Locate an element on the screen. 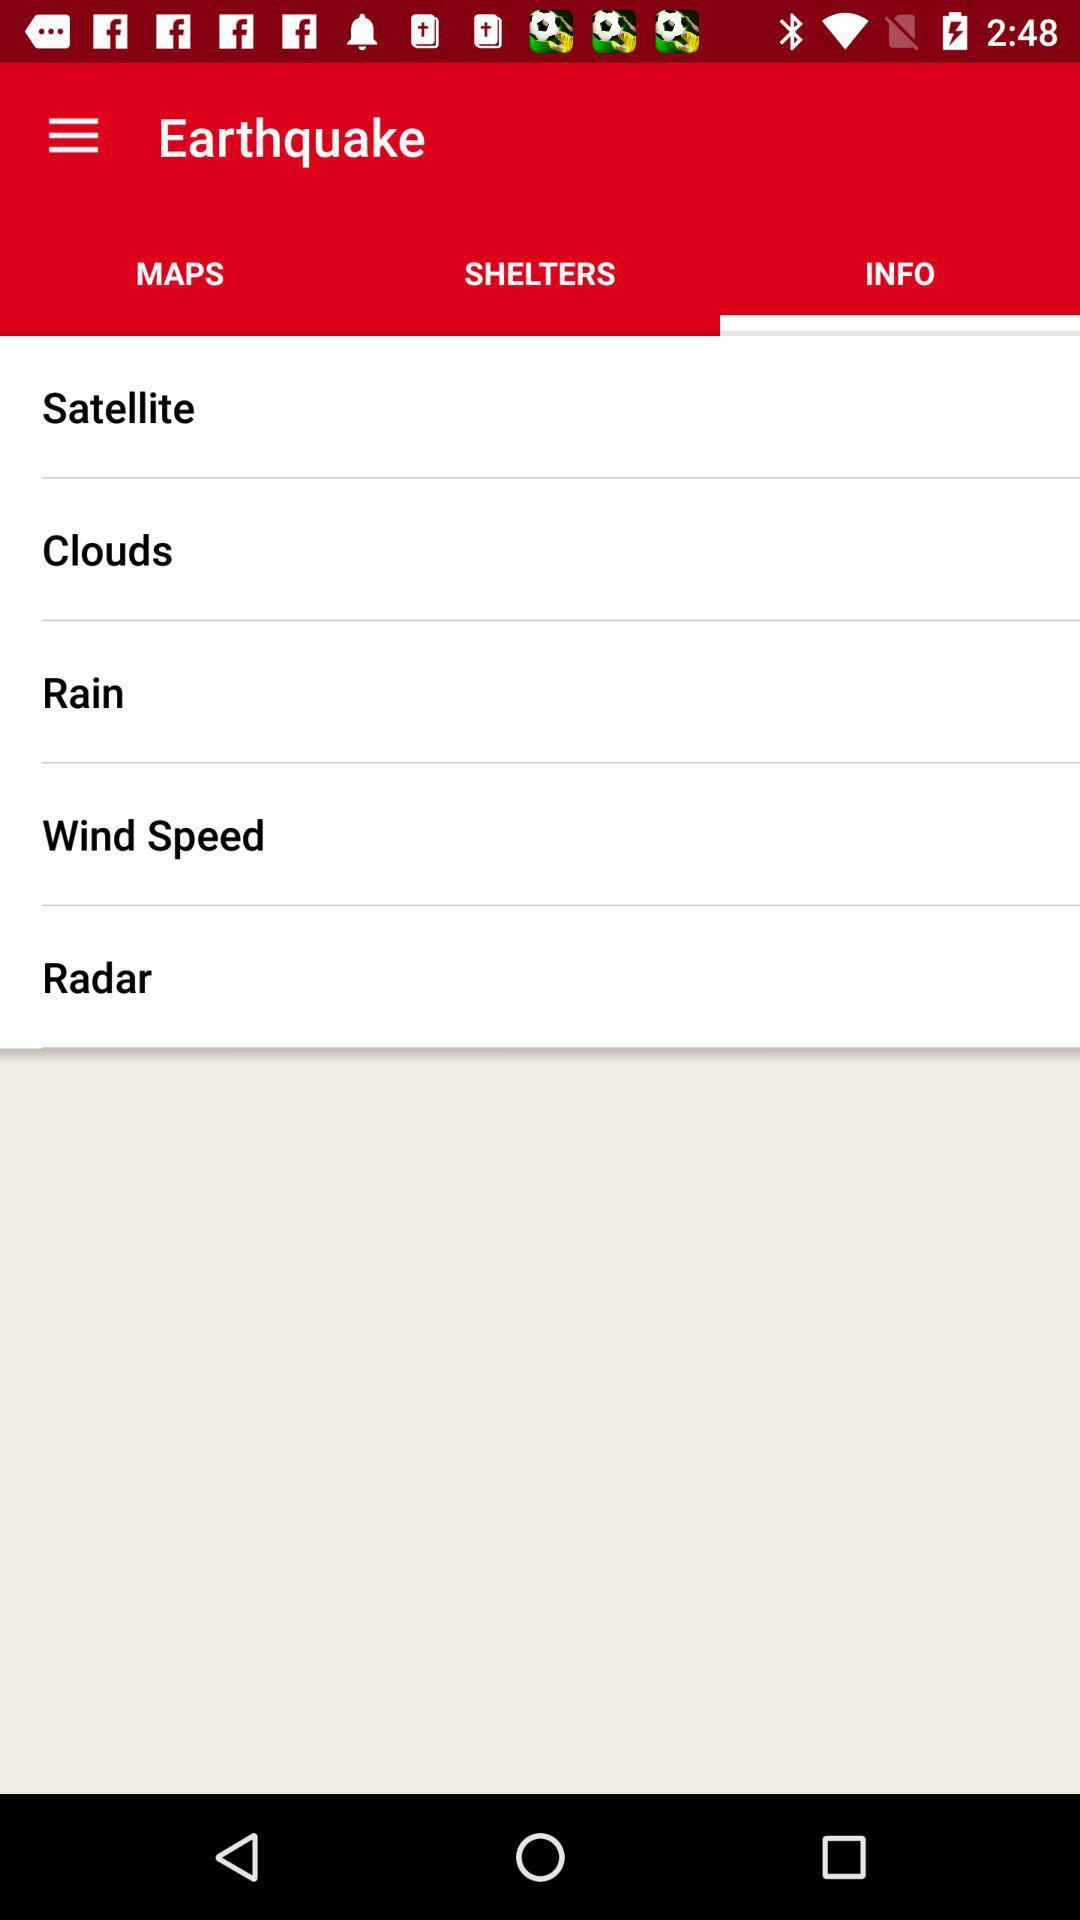 The image size is (1080, 1920). app to the left of info app is located at coordinates (540, 272).